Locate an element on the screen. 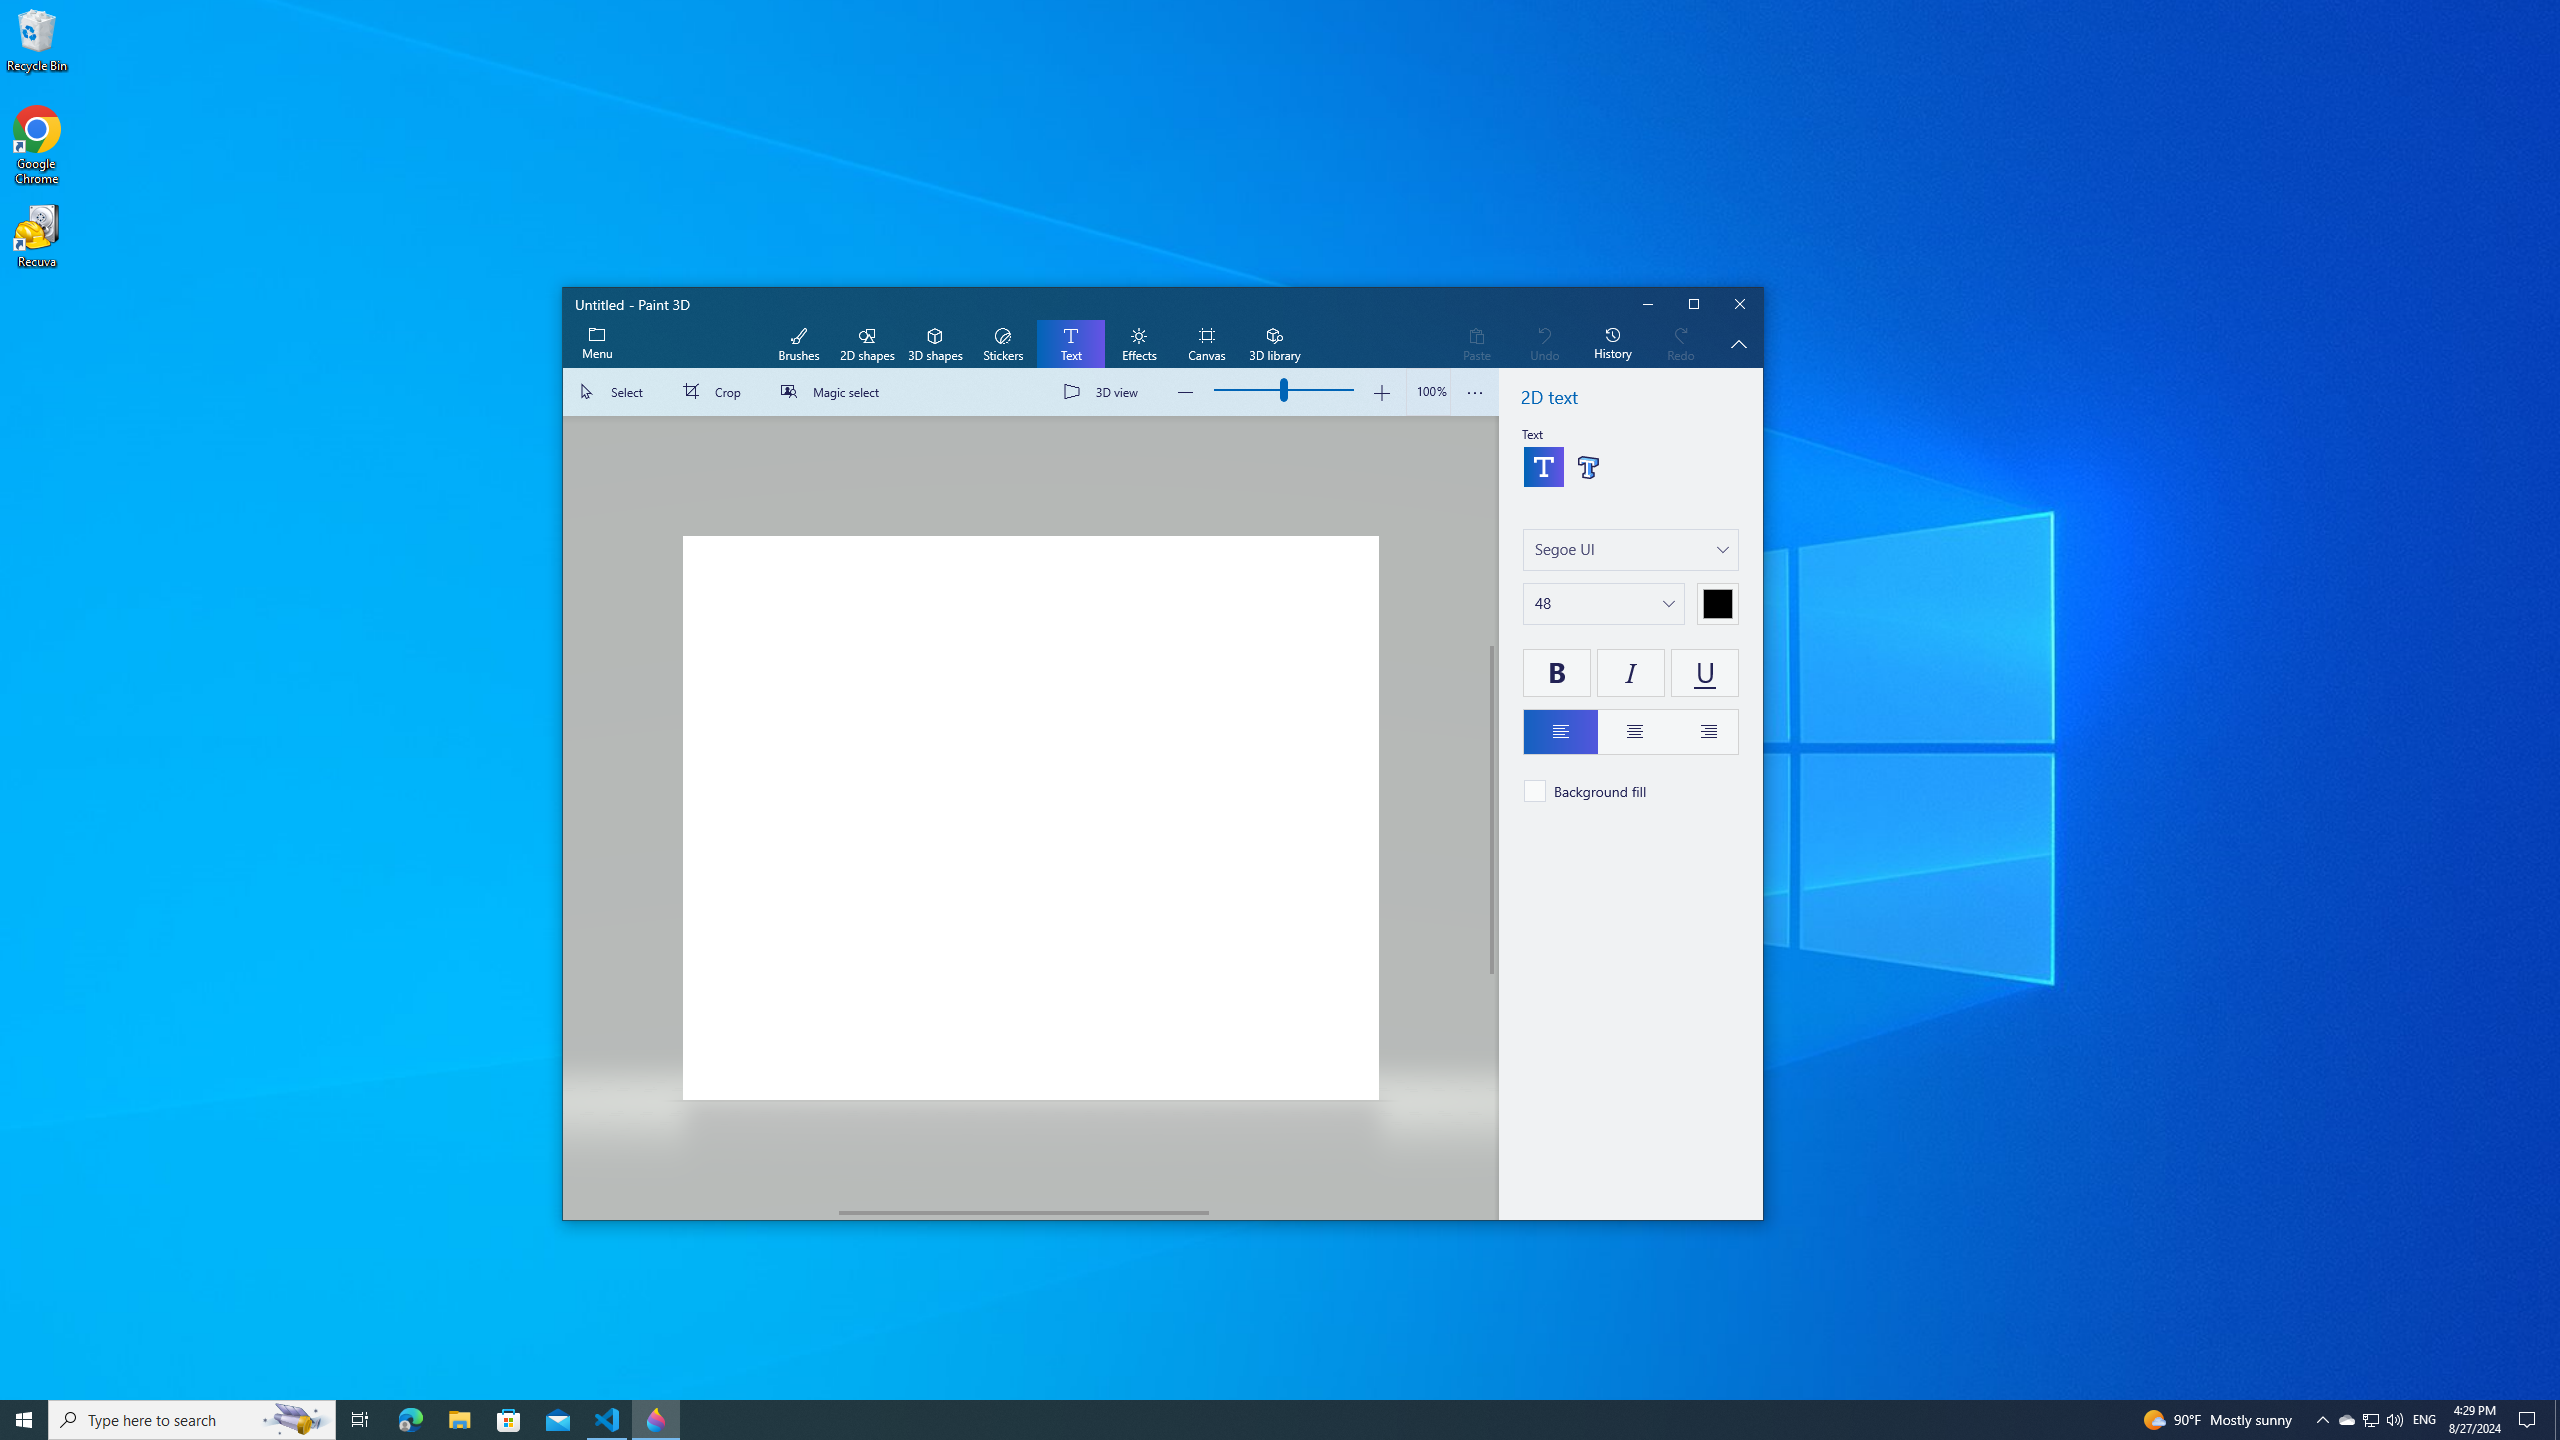 This screenshot has width=2560, height=1440. 'Left align text' is located at coordinates (1560, 731).